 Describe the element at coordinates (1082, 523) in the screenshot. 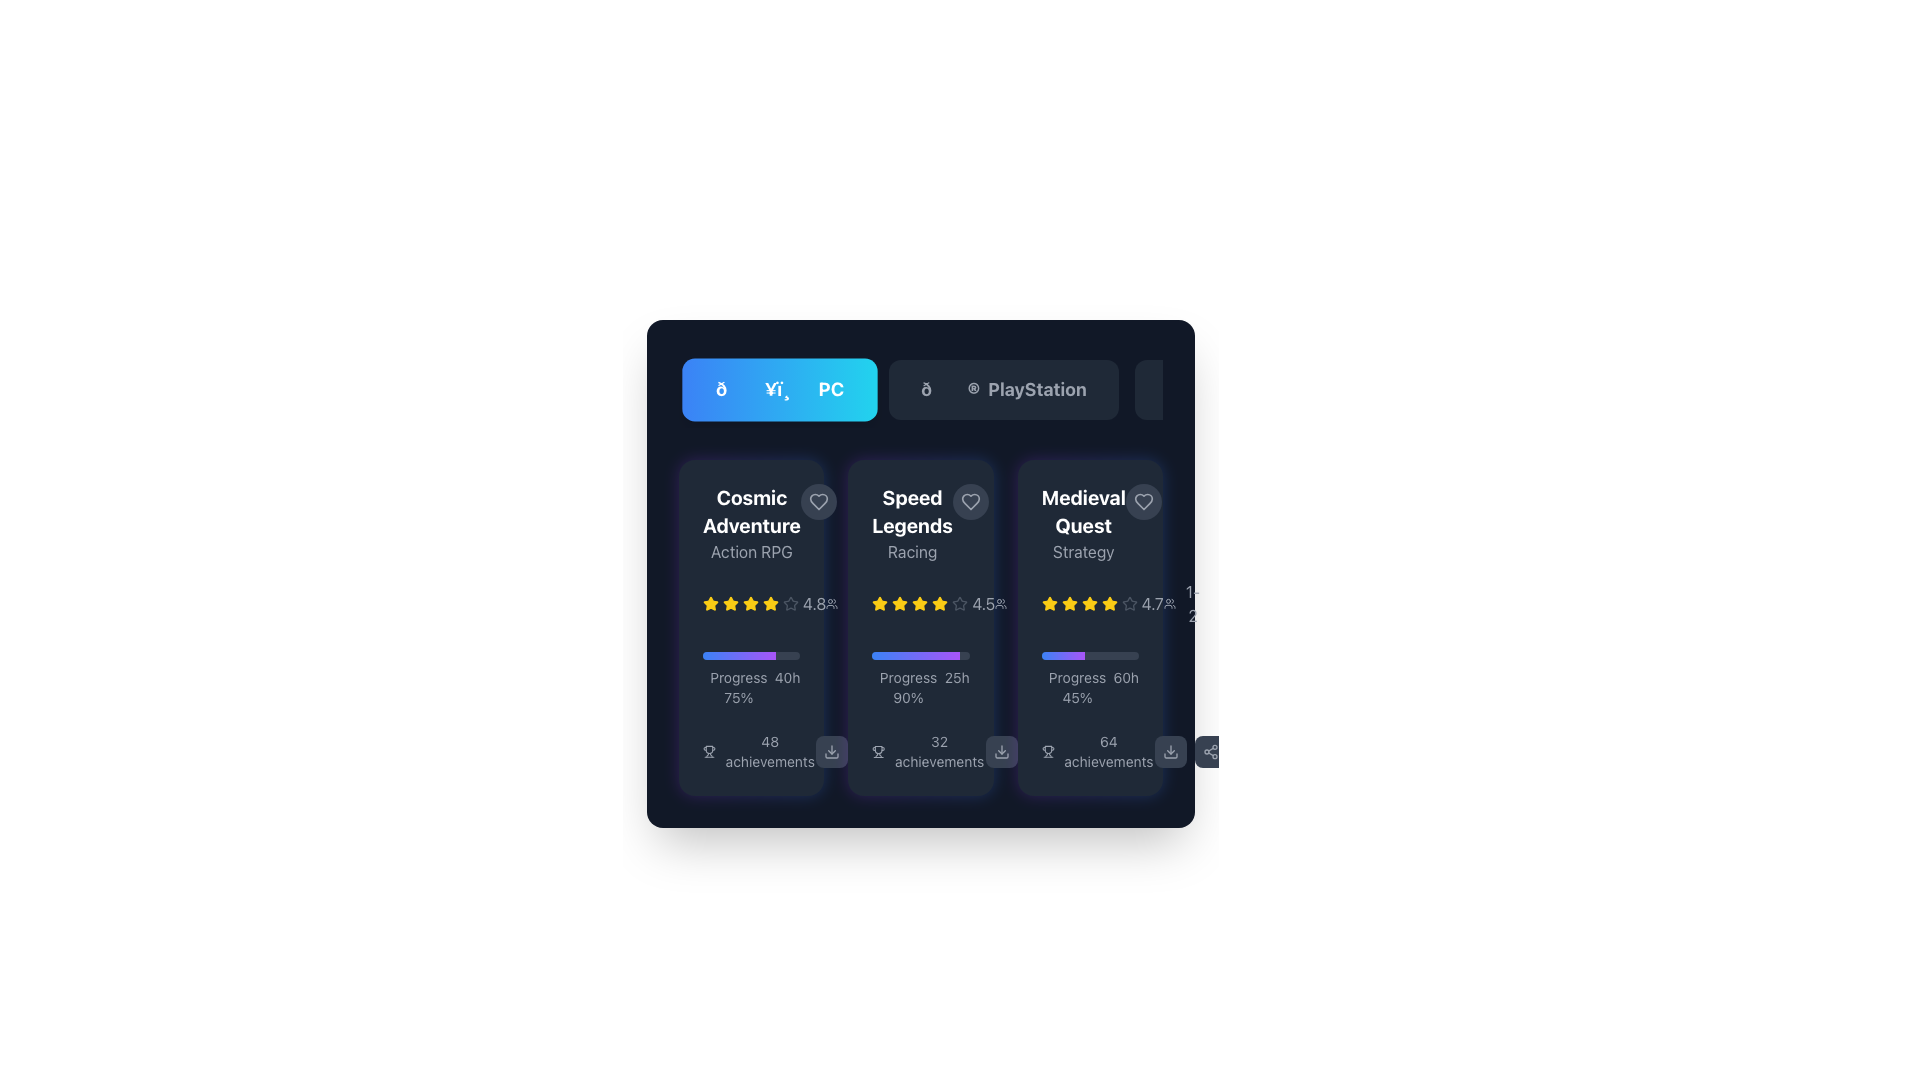

I see `the Text label group containing 'Medieval Quest' and 'Strategy', which is displayed in bold white and smaller gray font respectively, located in the upper portion of the third column of a card arrangement` at that location.